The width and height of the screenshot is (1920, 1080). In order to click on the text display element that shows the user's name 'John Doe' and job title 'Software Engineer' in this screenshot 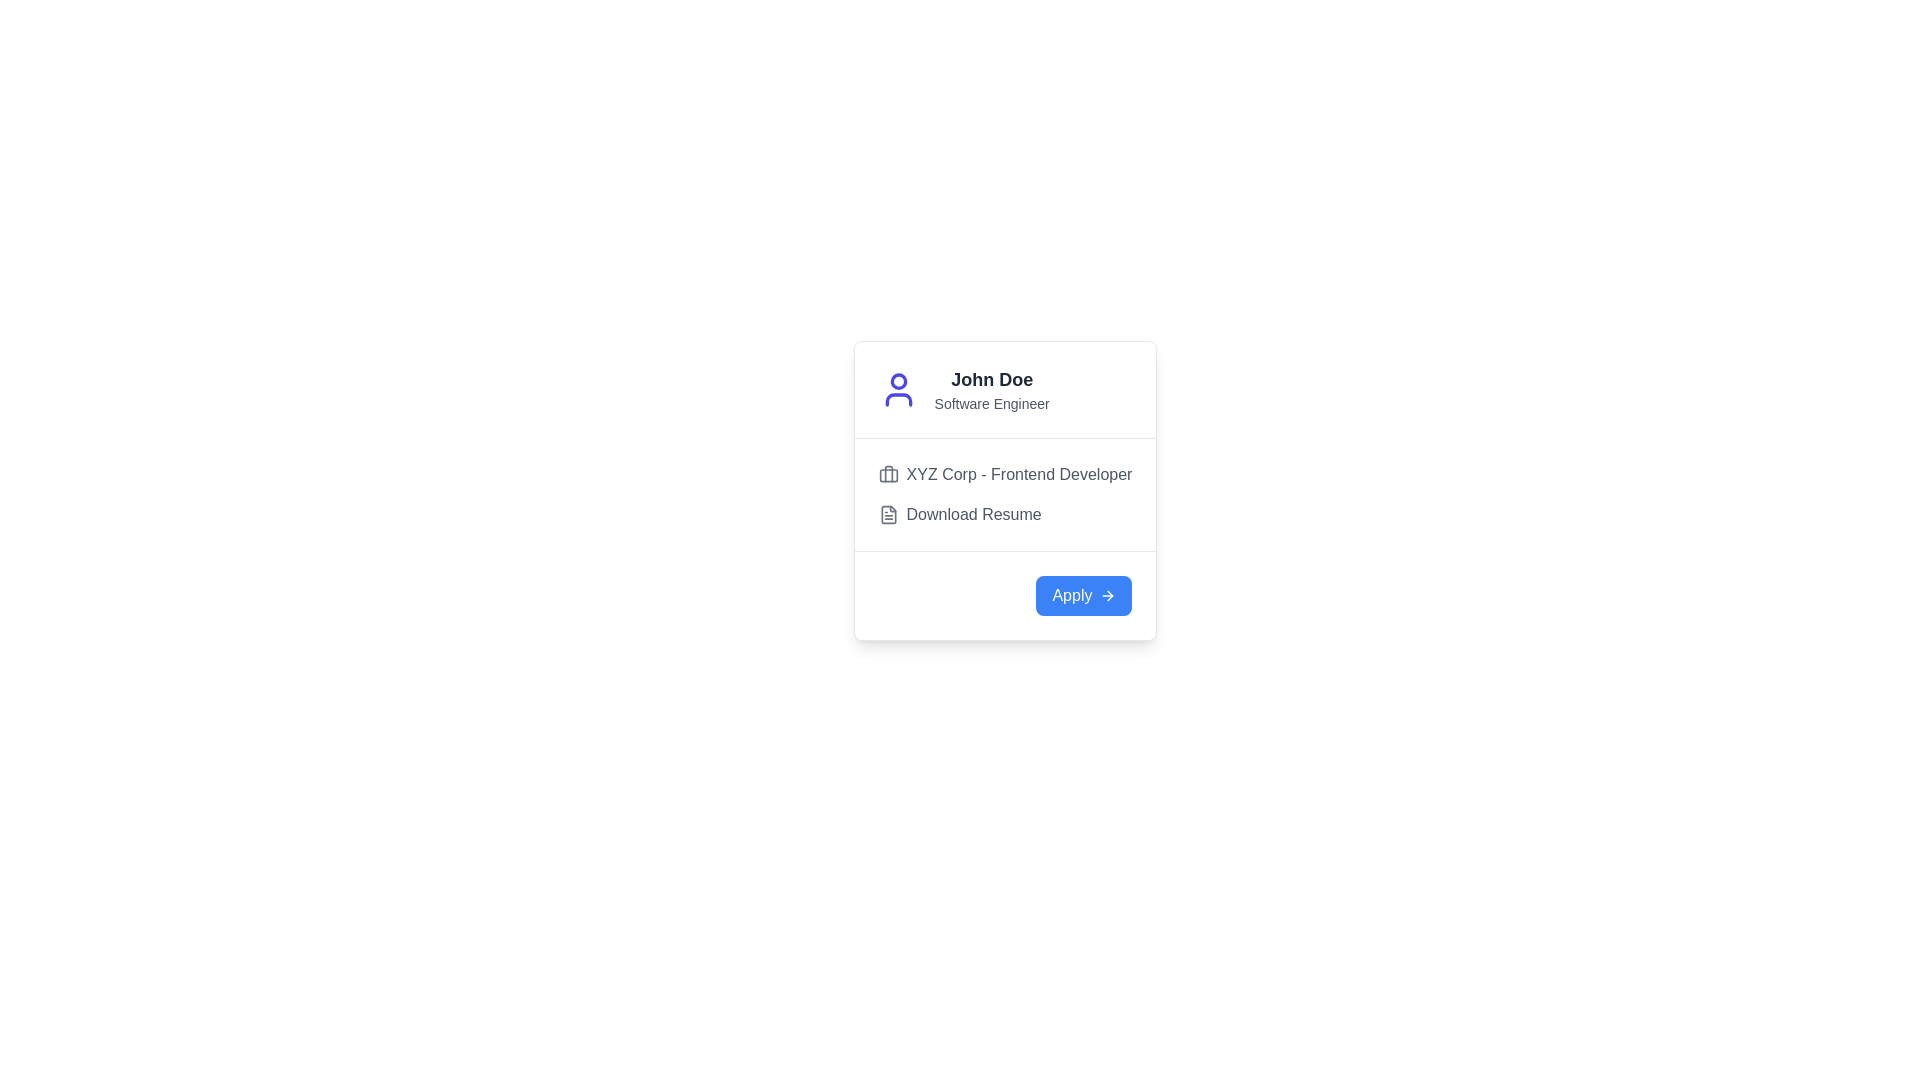, I will do `click(992, 389)`.